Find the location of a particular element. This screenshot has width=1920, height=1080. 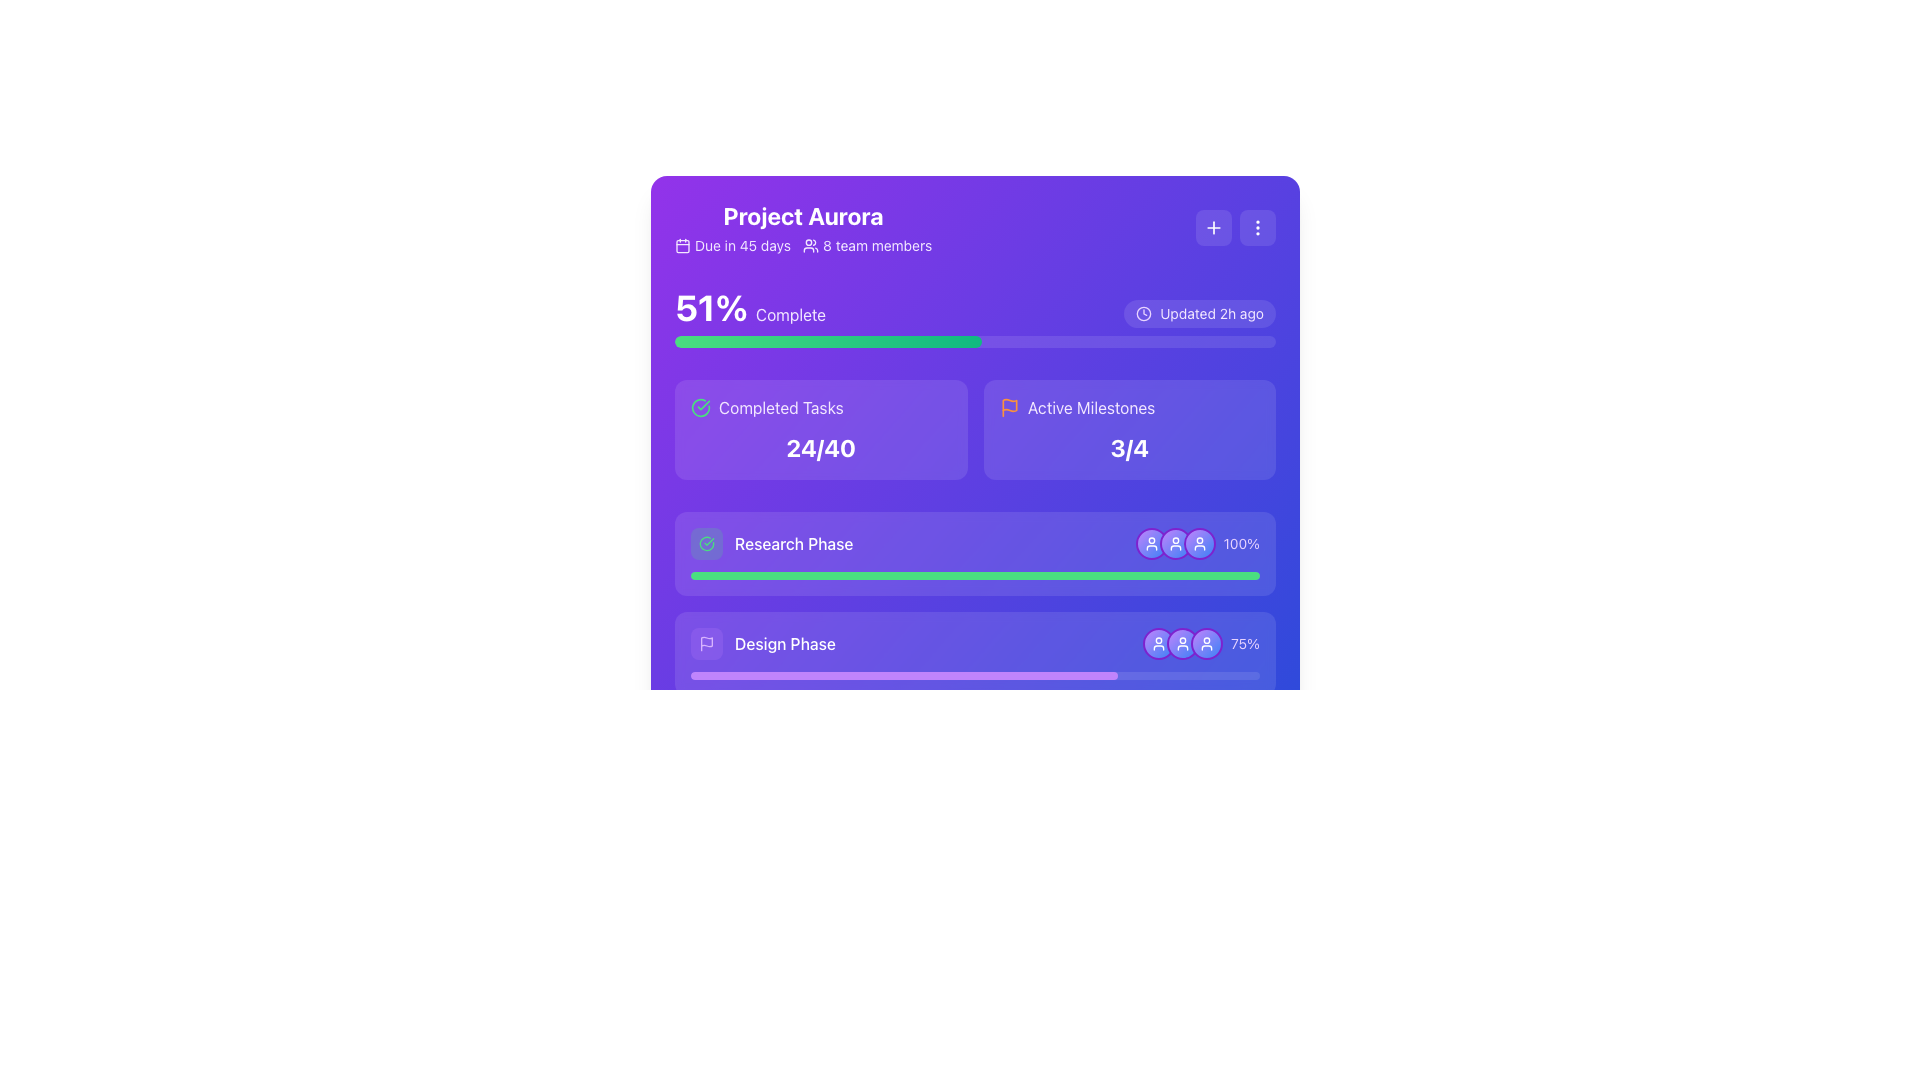

text of the label with status indicator displaying 'Research Phase' on a vibrant purple background, located in the middle-left section of the panel is located at coordinates (771, 543).